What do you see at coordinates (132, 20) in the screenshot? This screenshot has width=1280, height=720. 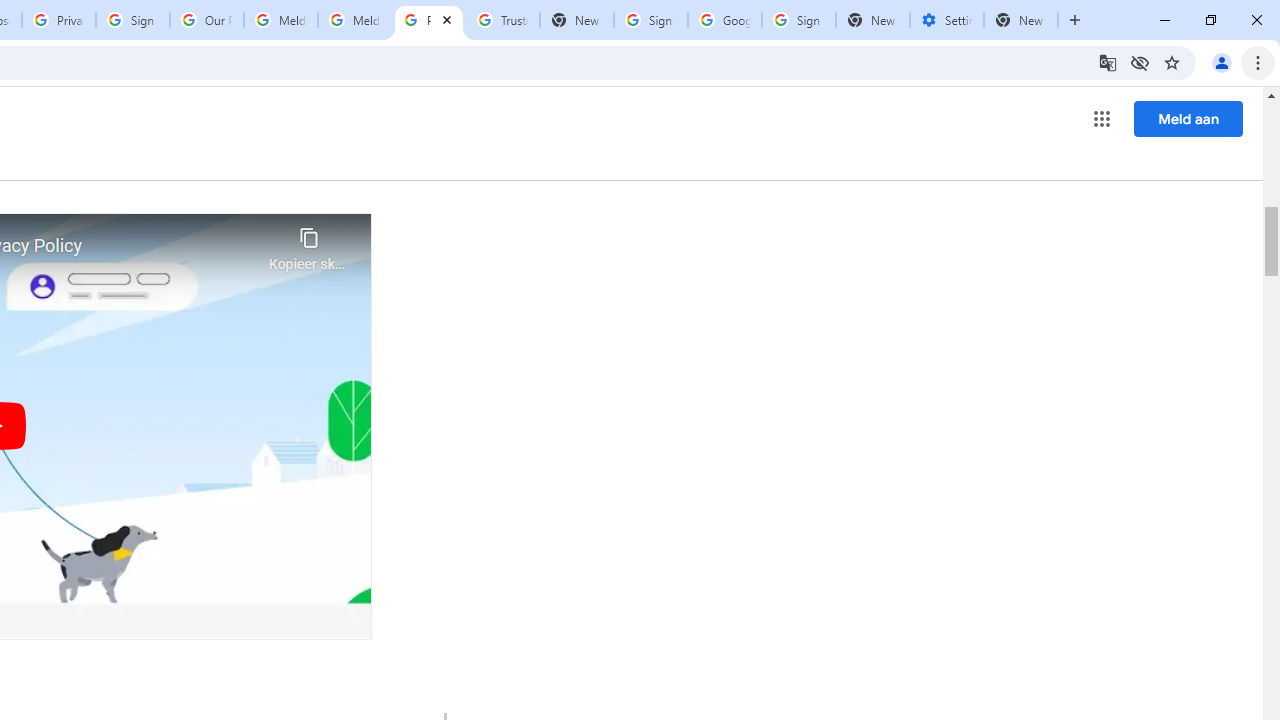 I see `'Sign in - Google Accounts'` at bounding box center [132, 20].